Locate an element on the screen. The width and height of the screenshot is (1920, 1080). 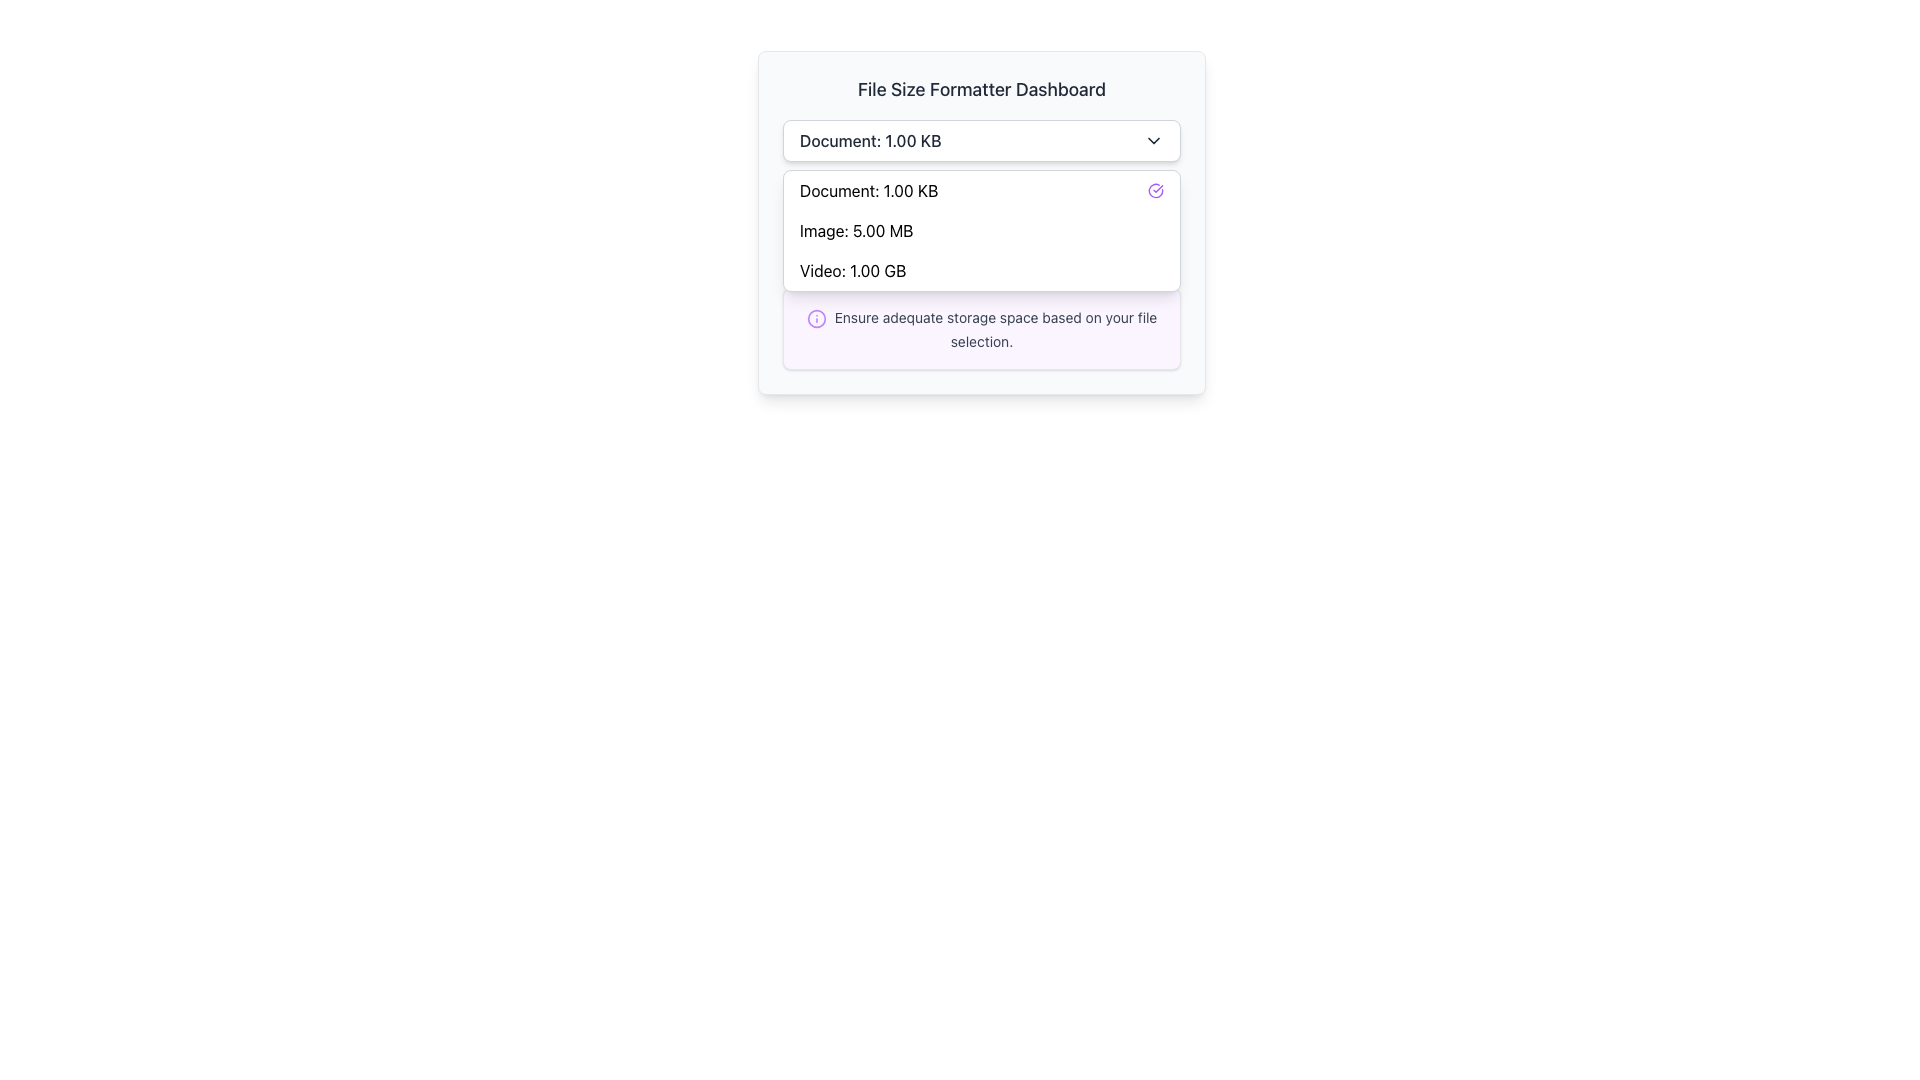
the 'Document: 1.00 KB' label is located at coordinates (868, 191).